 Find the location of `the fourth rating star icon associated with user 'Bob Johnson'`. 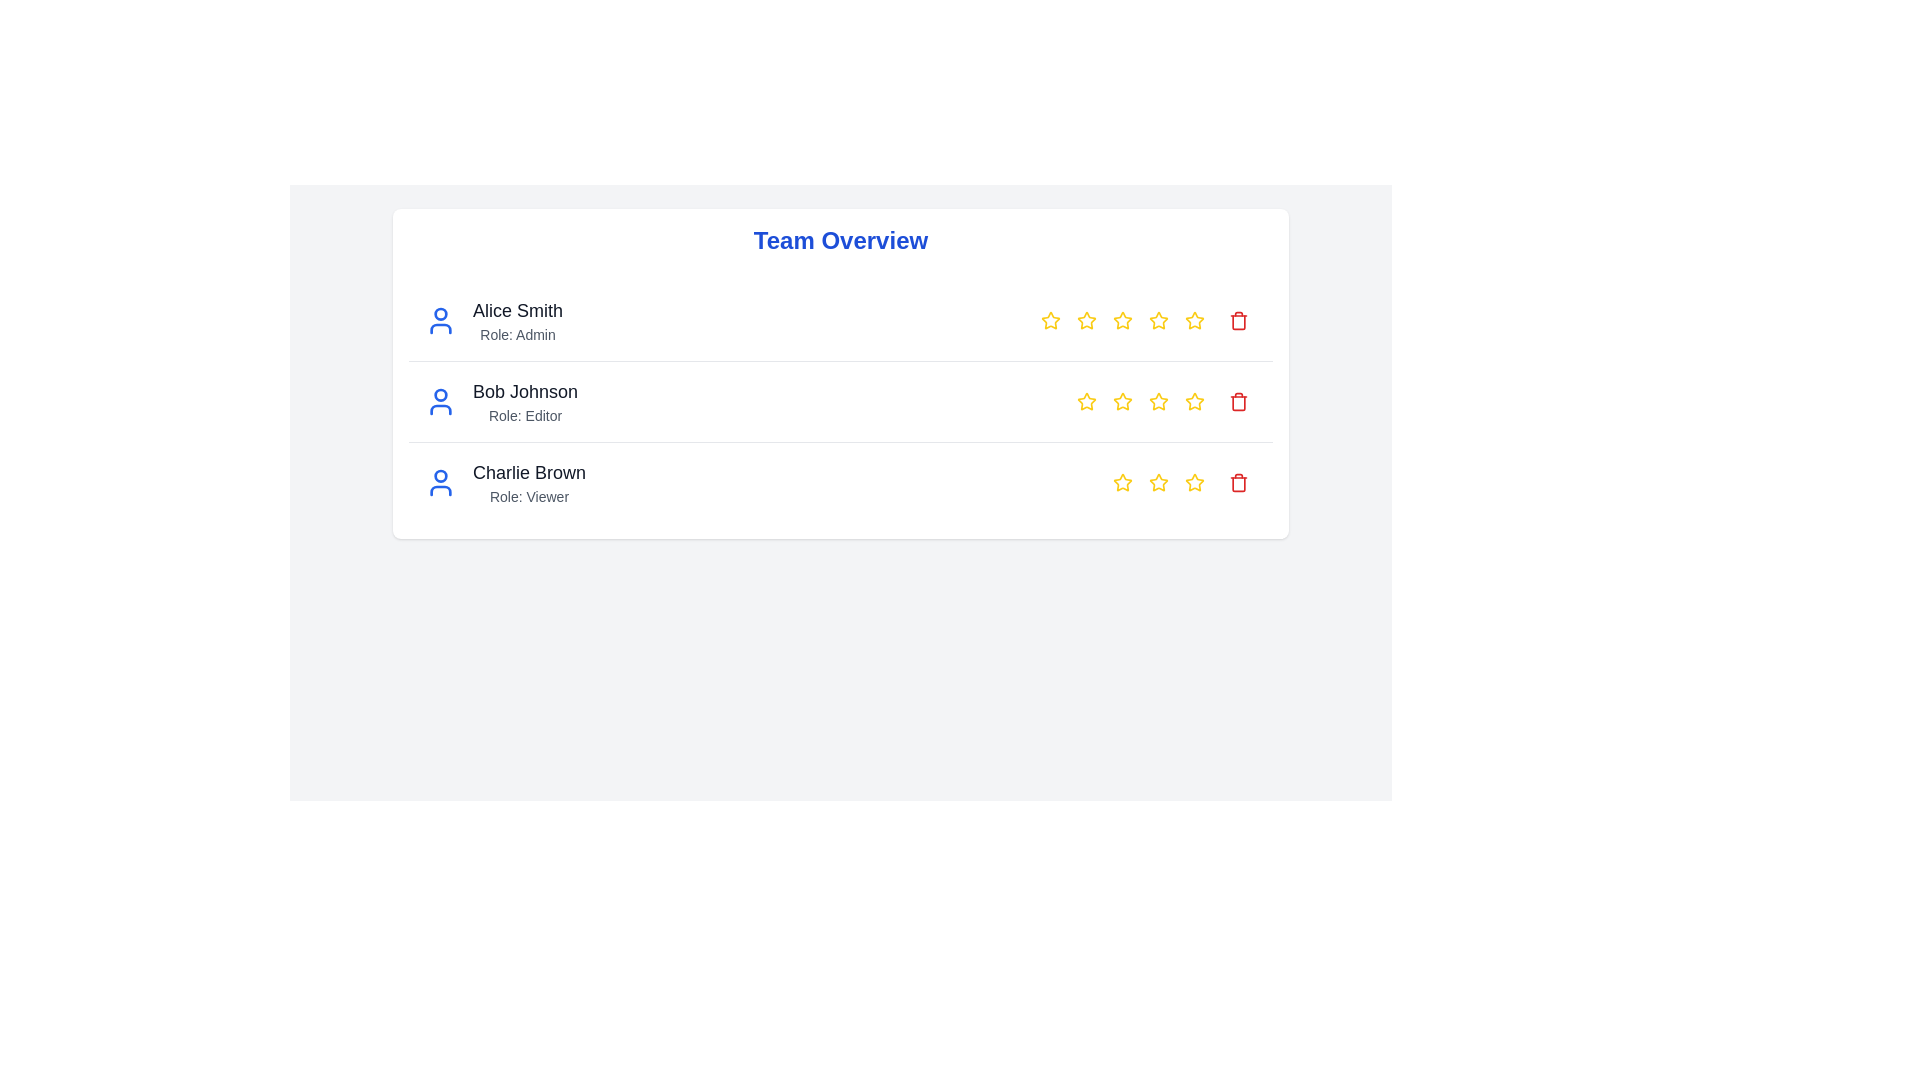

the fourth rating star icon associated with user 'Bob Johnson' is located at coordinates (1157, 401).